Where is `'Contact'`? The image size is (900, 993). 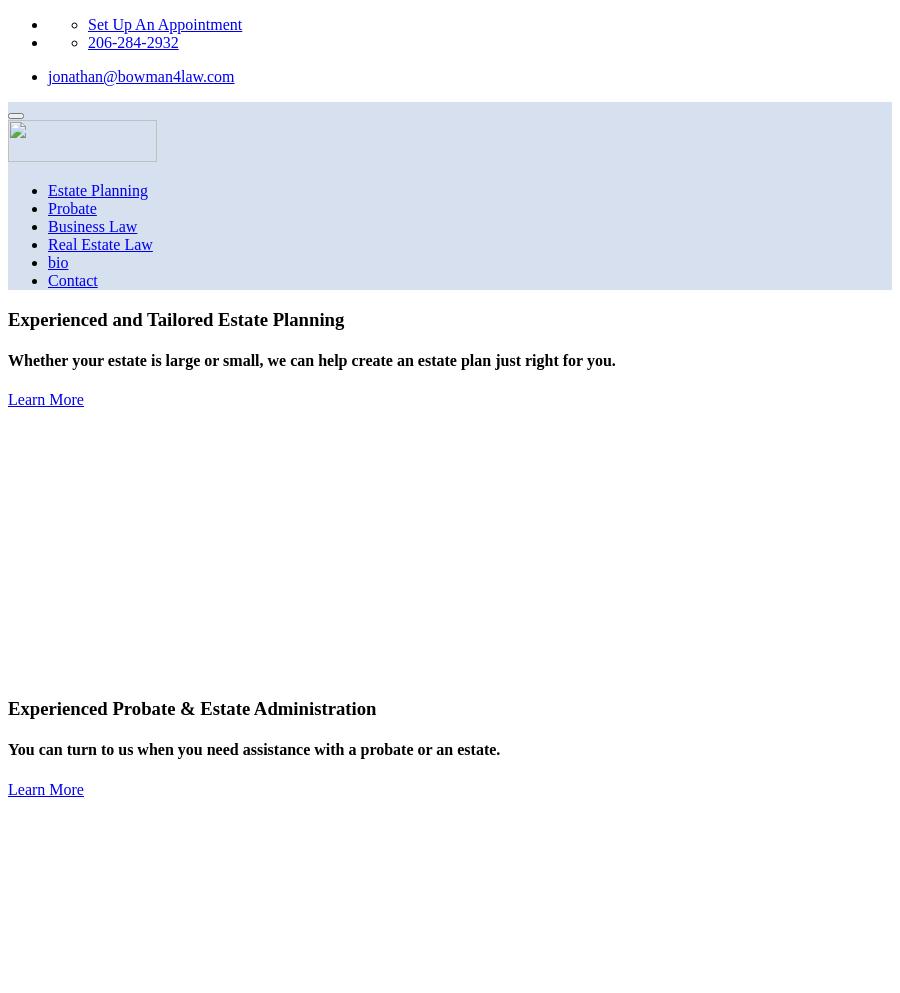 'Contact' is located at coordinates (46, 280).